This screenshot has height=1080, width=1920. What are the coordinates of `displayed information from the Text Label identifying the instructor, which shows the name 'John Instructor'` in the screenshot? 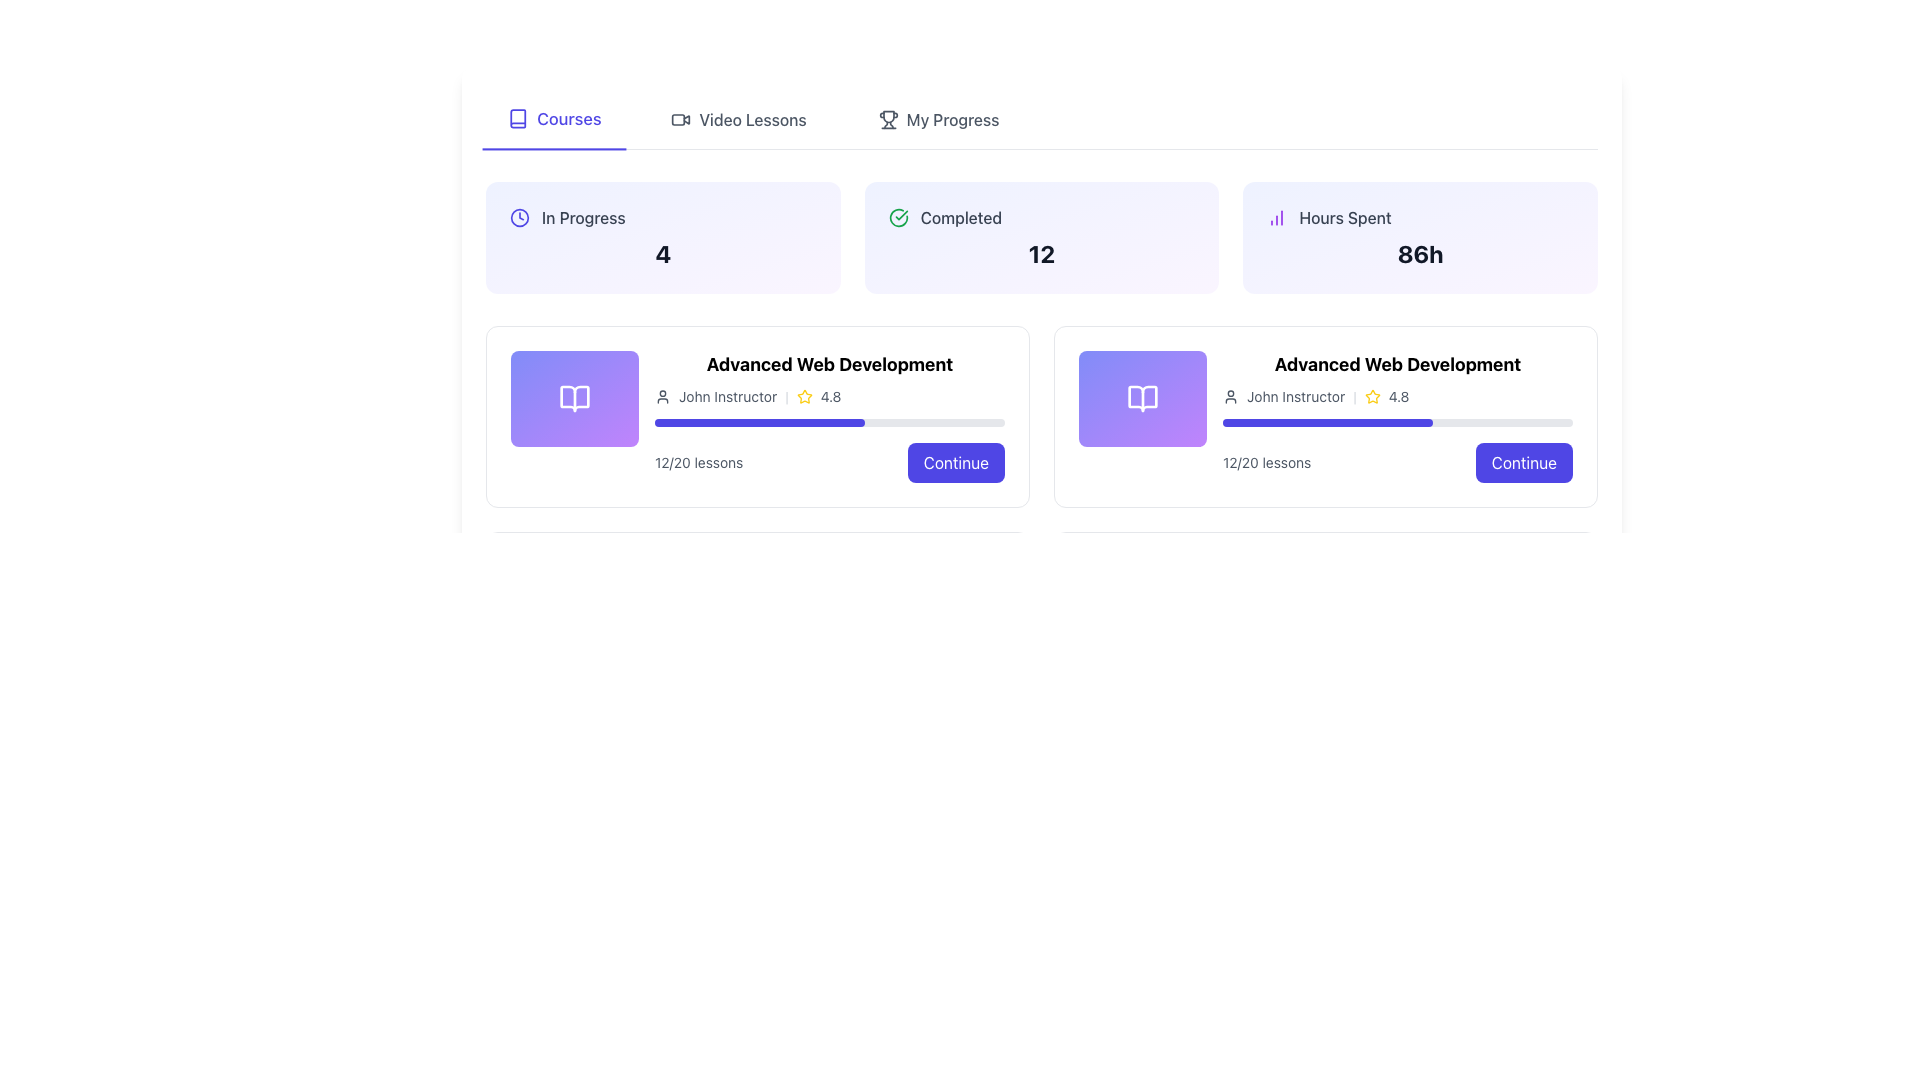 It's located at (1296, 397).